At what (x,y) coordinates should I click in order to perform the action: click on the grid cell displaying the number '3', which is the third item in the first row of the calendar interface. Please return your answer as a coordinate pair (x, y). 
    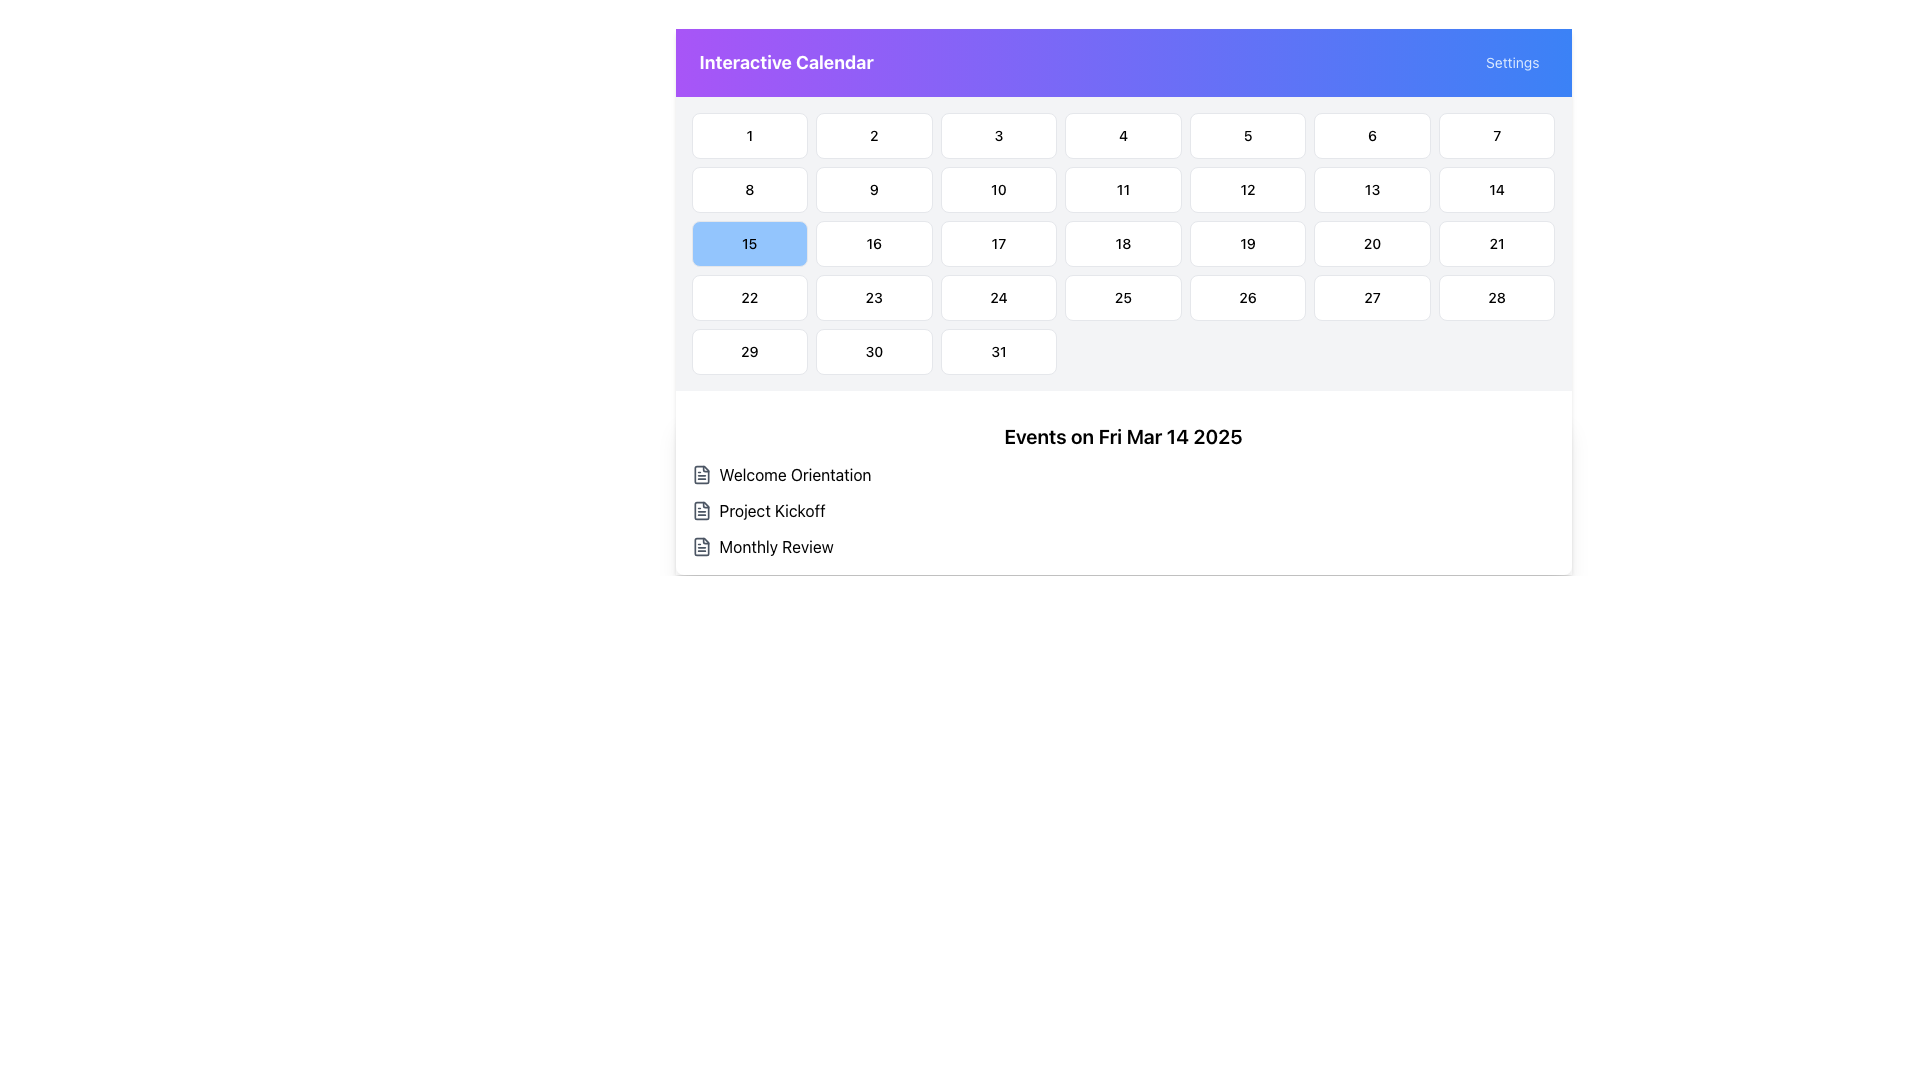
    Looking at the image, I should click on (998, 135).